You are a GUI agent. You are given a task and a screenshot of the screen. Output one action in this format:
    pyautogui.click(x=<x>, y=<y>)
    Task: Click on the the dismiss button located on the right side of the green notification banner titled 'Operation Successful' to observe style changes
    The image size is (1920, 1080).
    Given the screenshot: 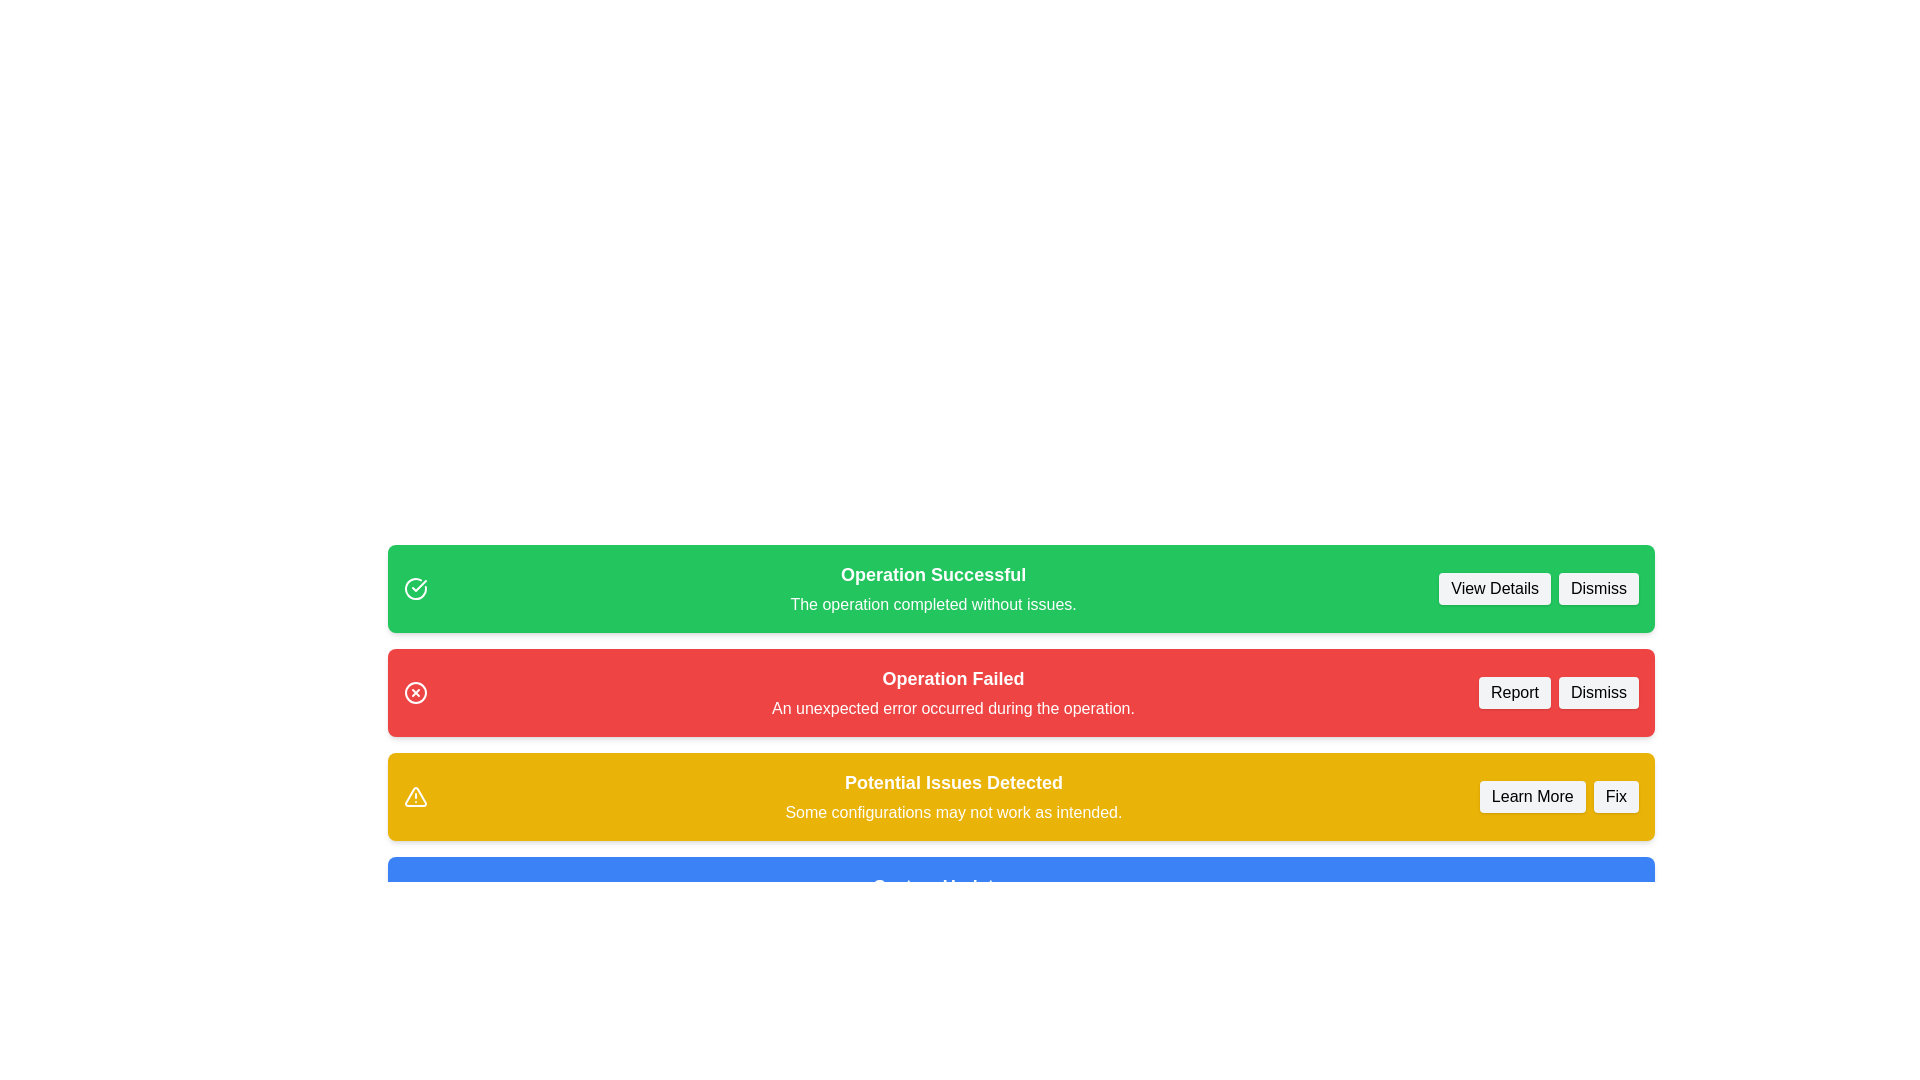 What is the action you would take?
    pyautogui.click(x=1597, y=588)
    